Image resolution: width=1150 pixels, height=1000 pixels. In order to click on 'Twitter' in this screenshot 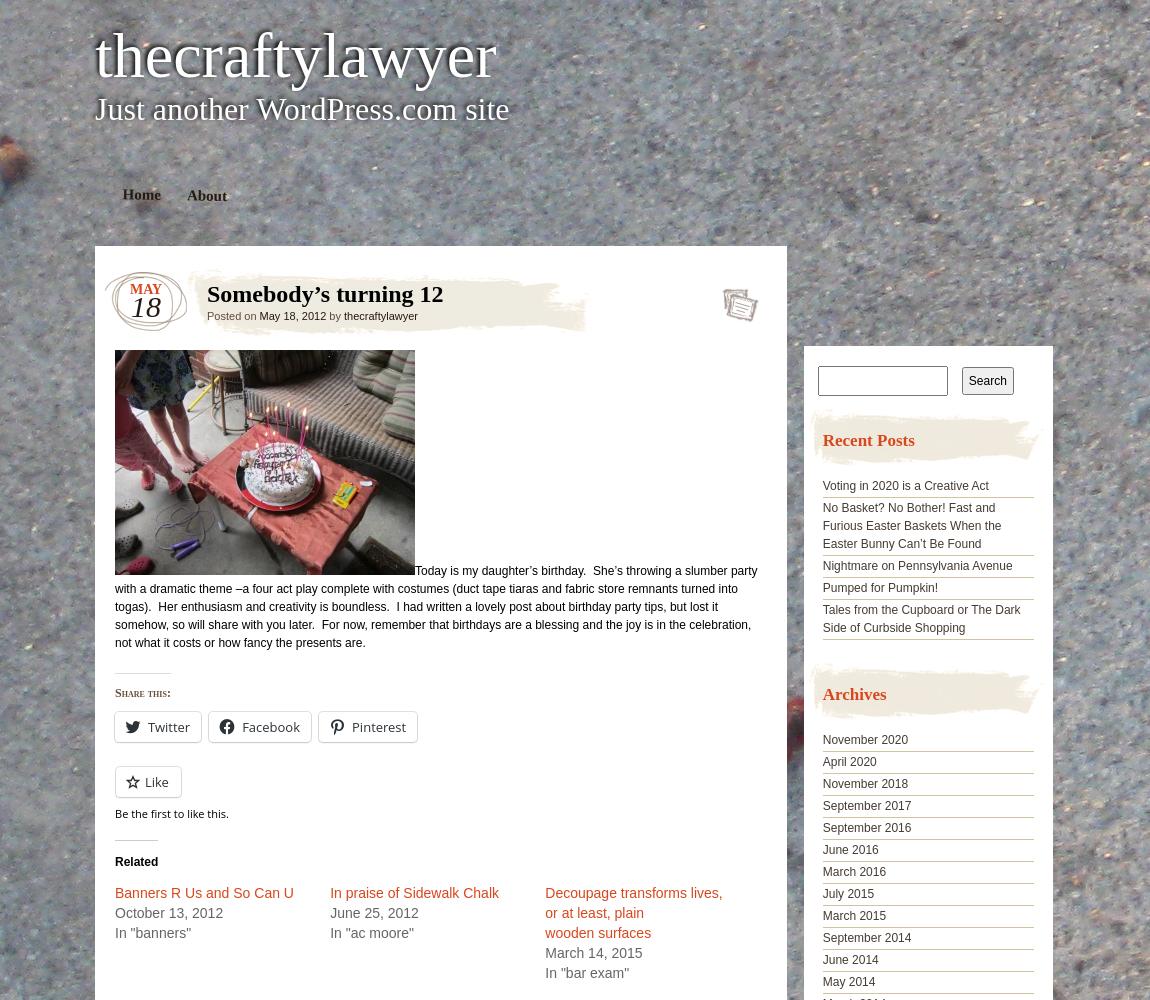, I will do `click(168, 726)`.